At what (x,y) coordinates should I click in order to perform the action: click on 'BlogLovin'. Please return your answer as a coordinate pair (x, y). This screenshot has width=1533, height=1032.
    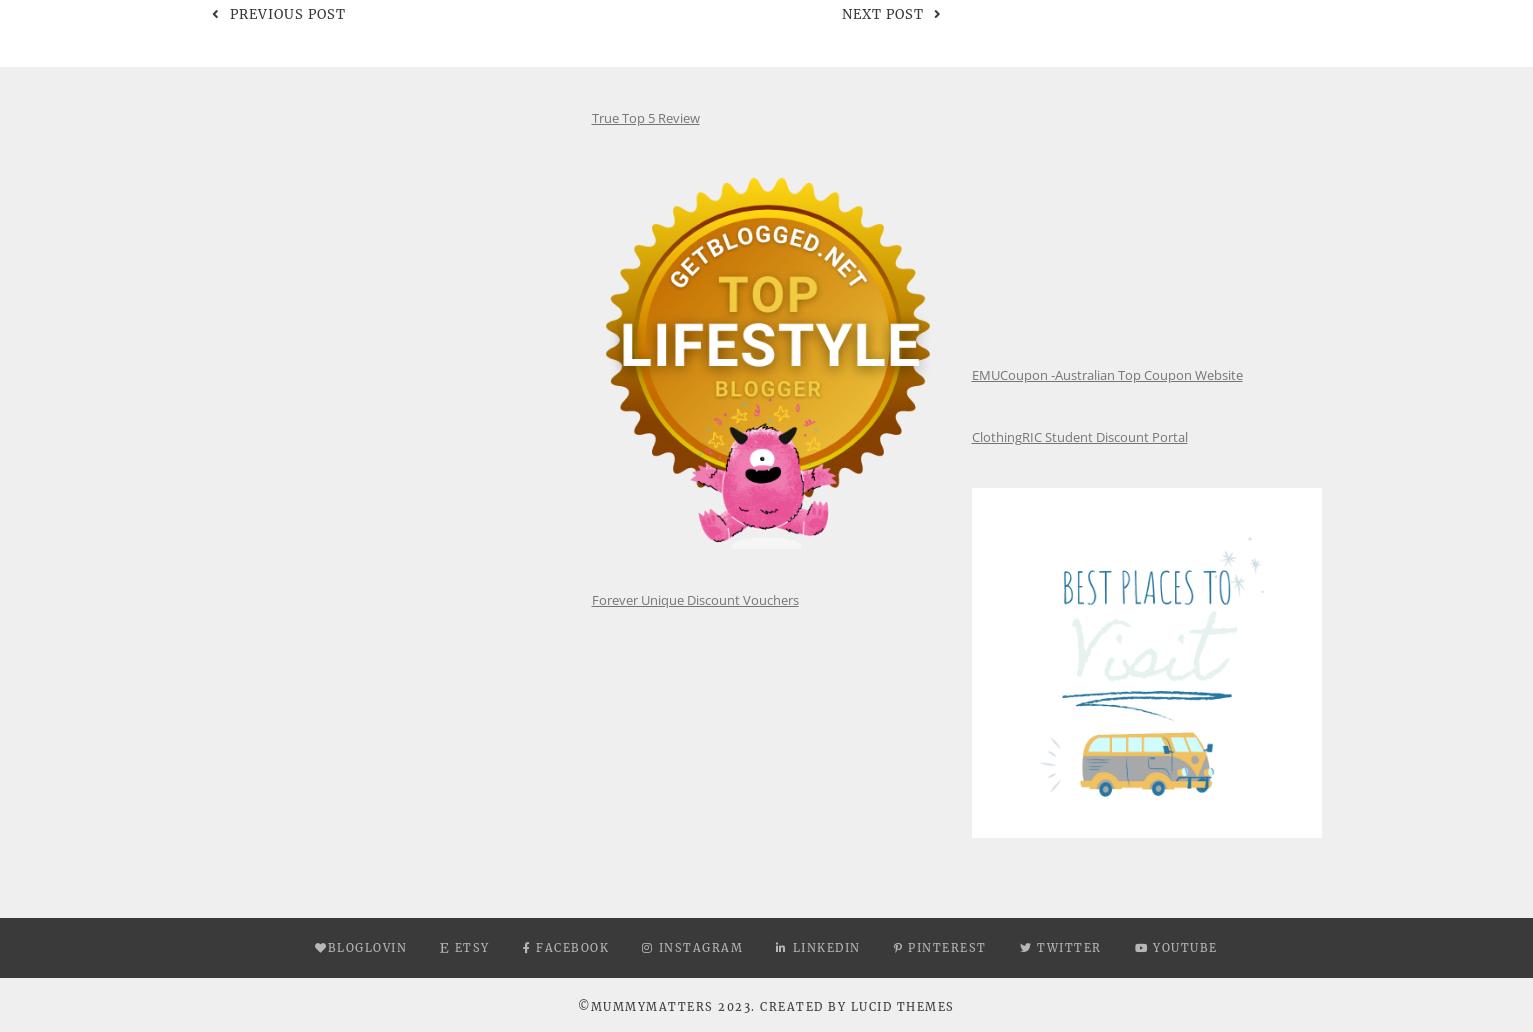
    Looking at the image, I should click on (366, 946).